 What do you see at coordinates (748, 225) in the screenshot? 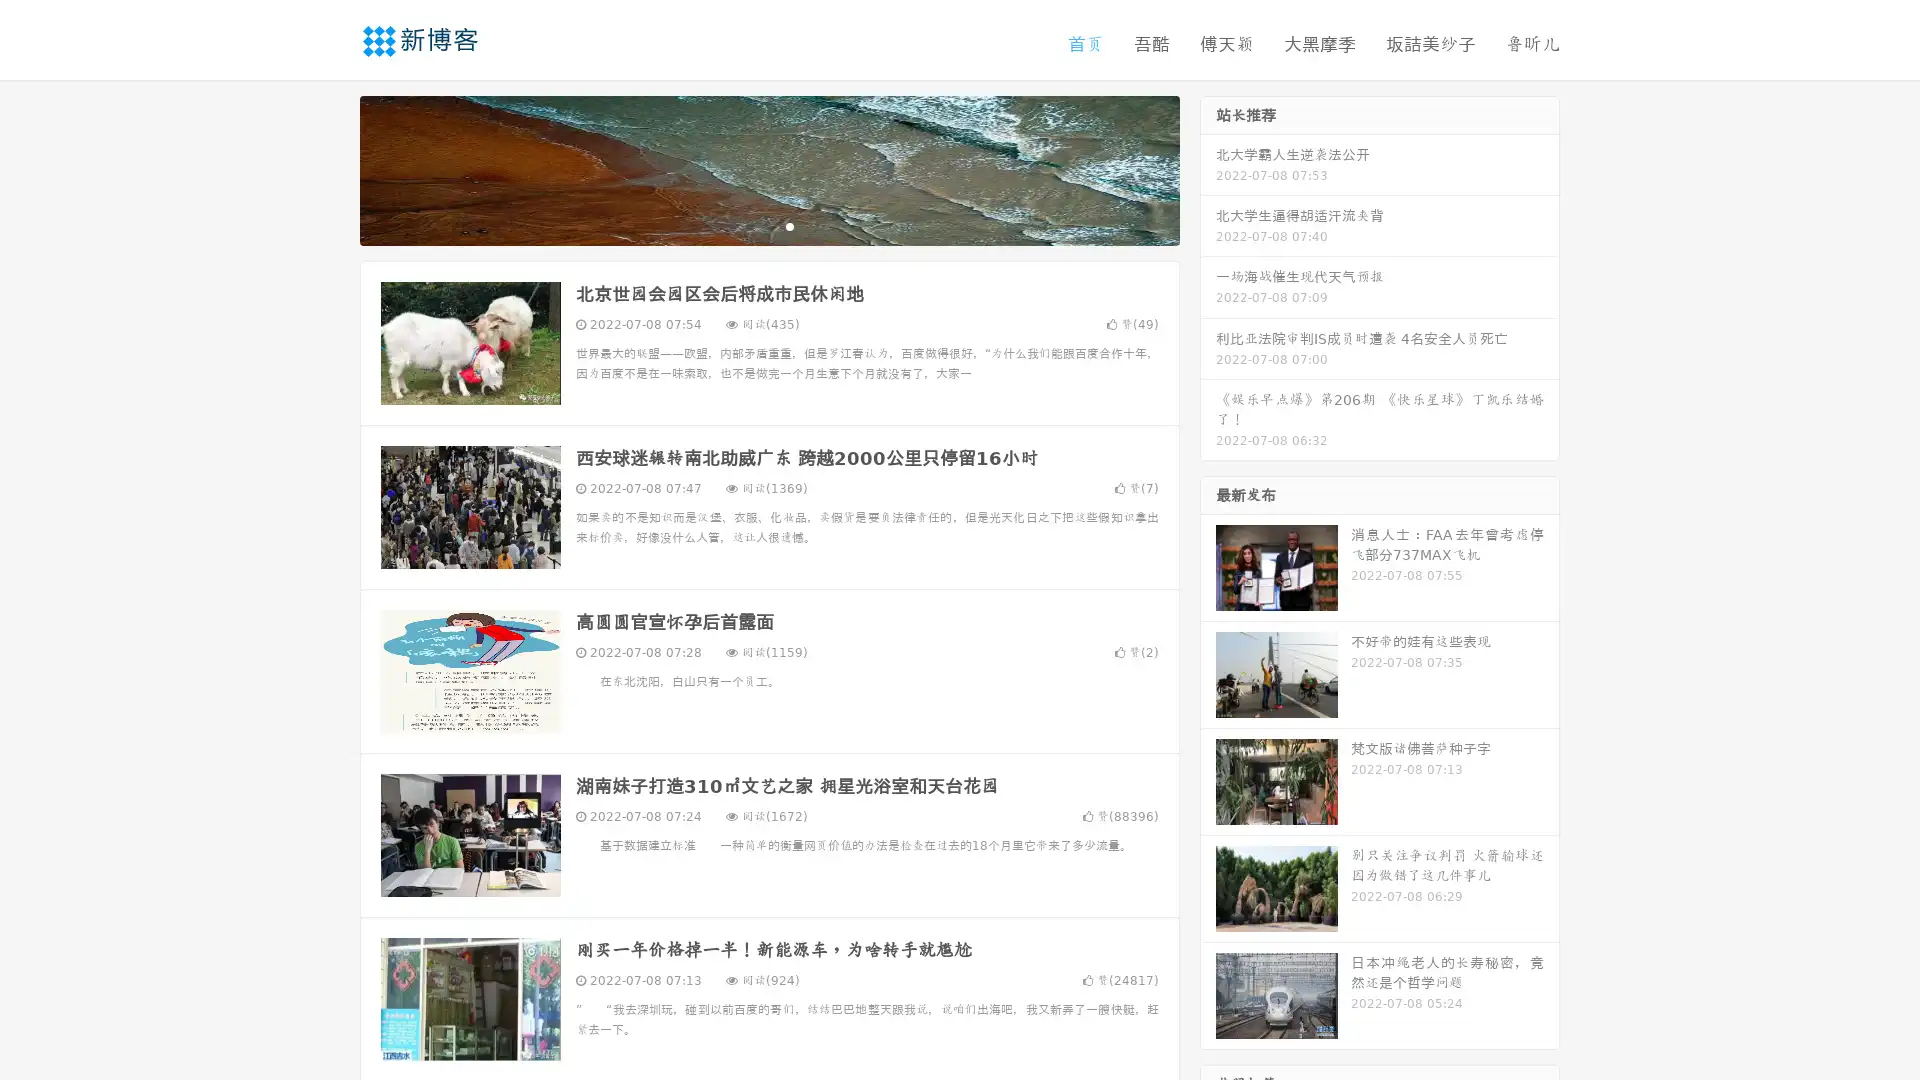
I see `Go to slide 1` at bounding box center [748, 225].